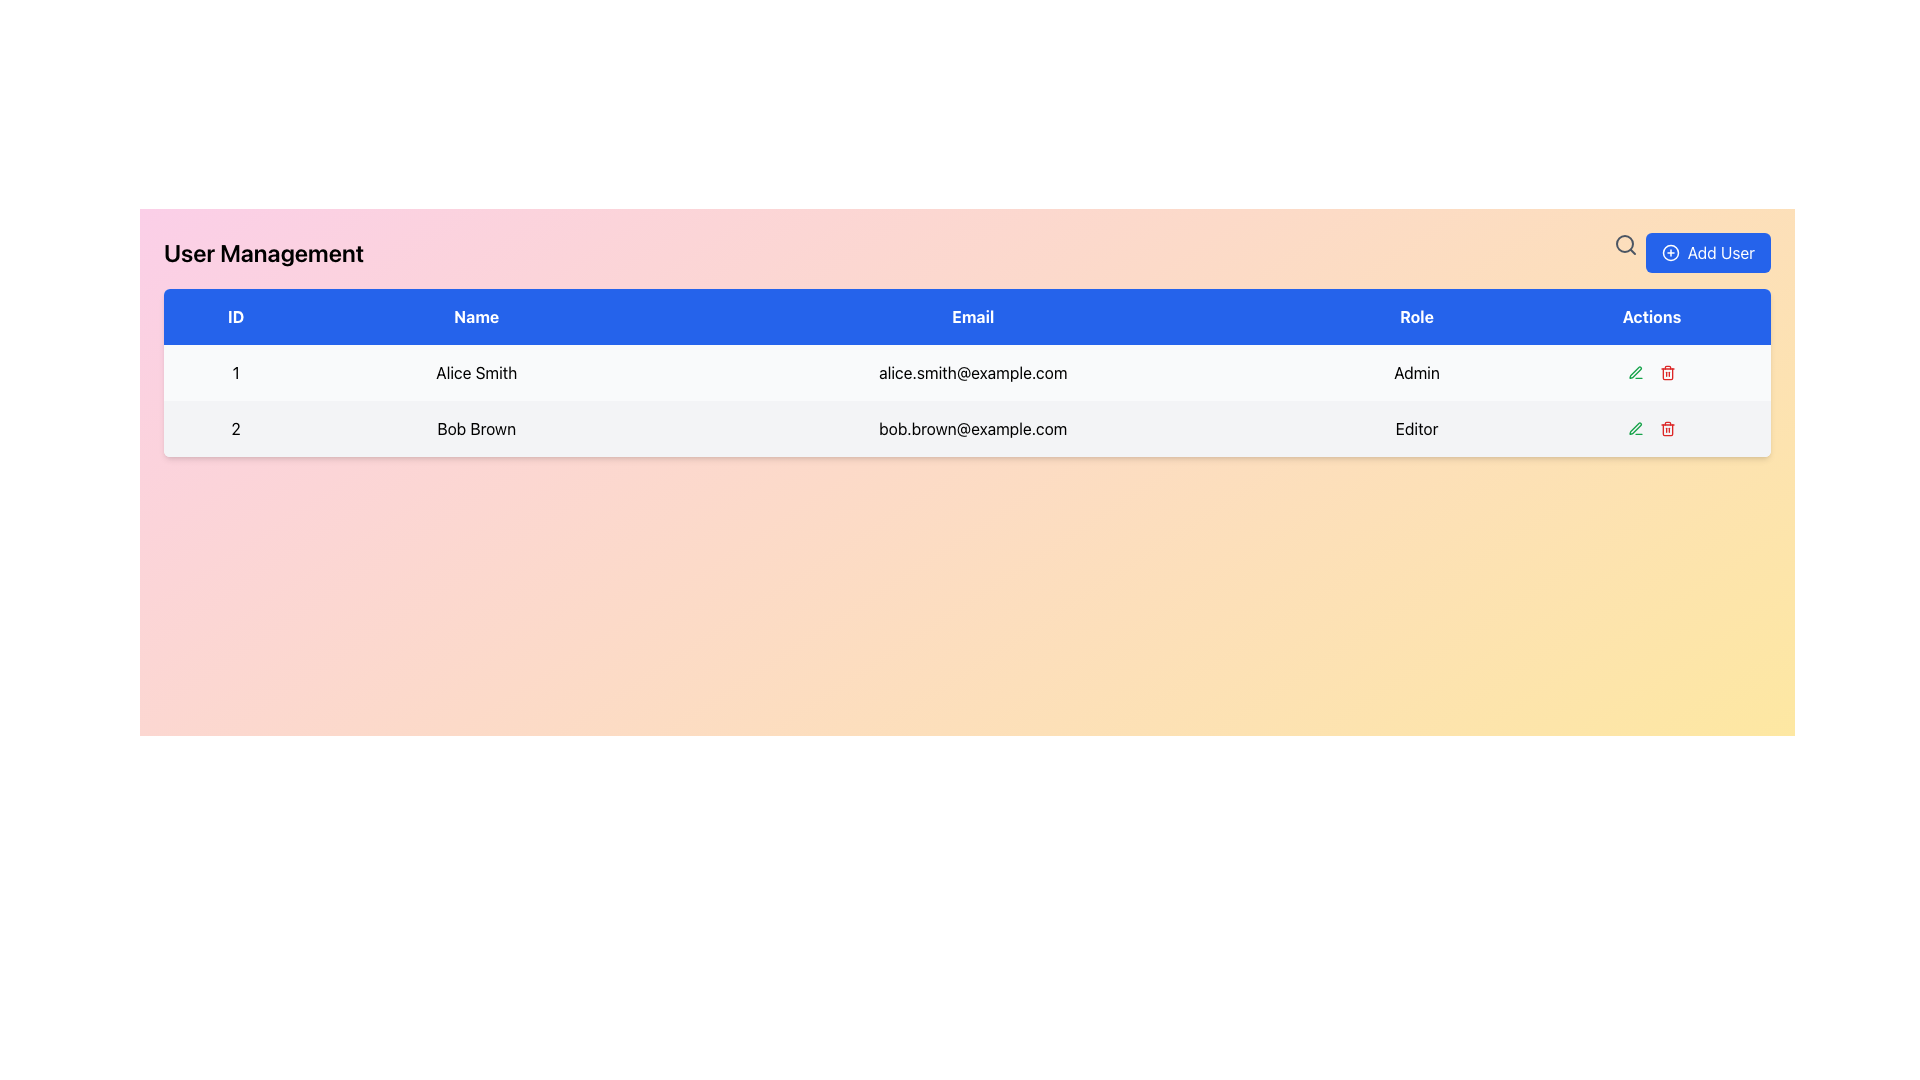  I want to click on the Table Header Cell labeled 'Name', which is the second column header in the table, styled with bold white text on a blue background, so click(475, 315).